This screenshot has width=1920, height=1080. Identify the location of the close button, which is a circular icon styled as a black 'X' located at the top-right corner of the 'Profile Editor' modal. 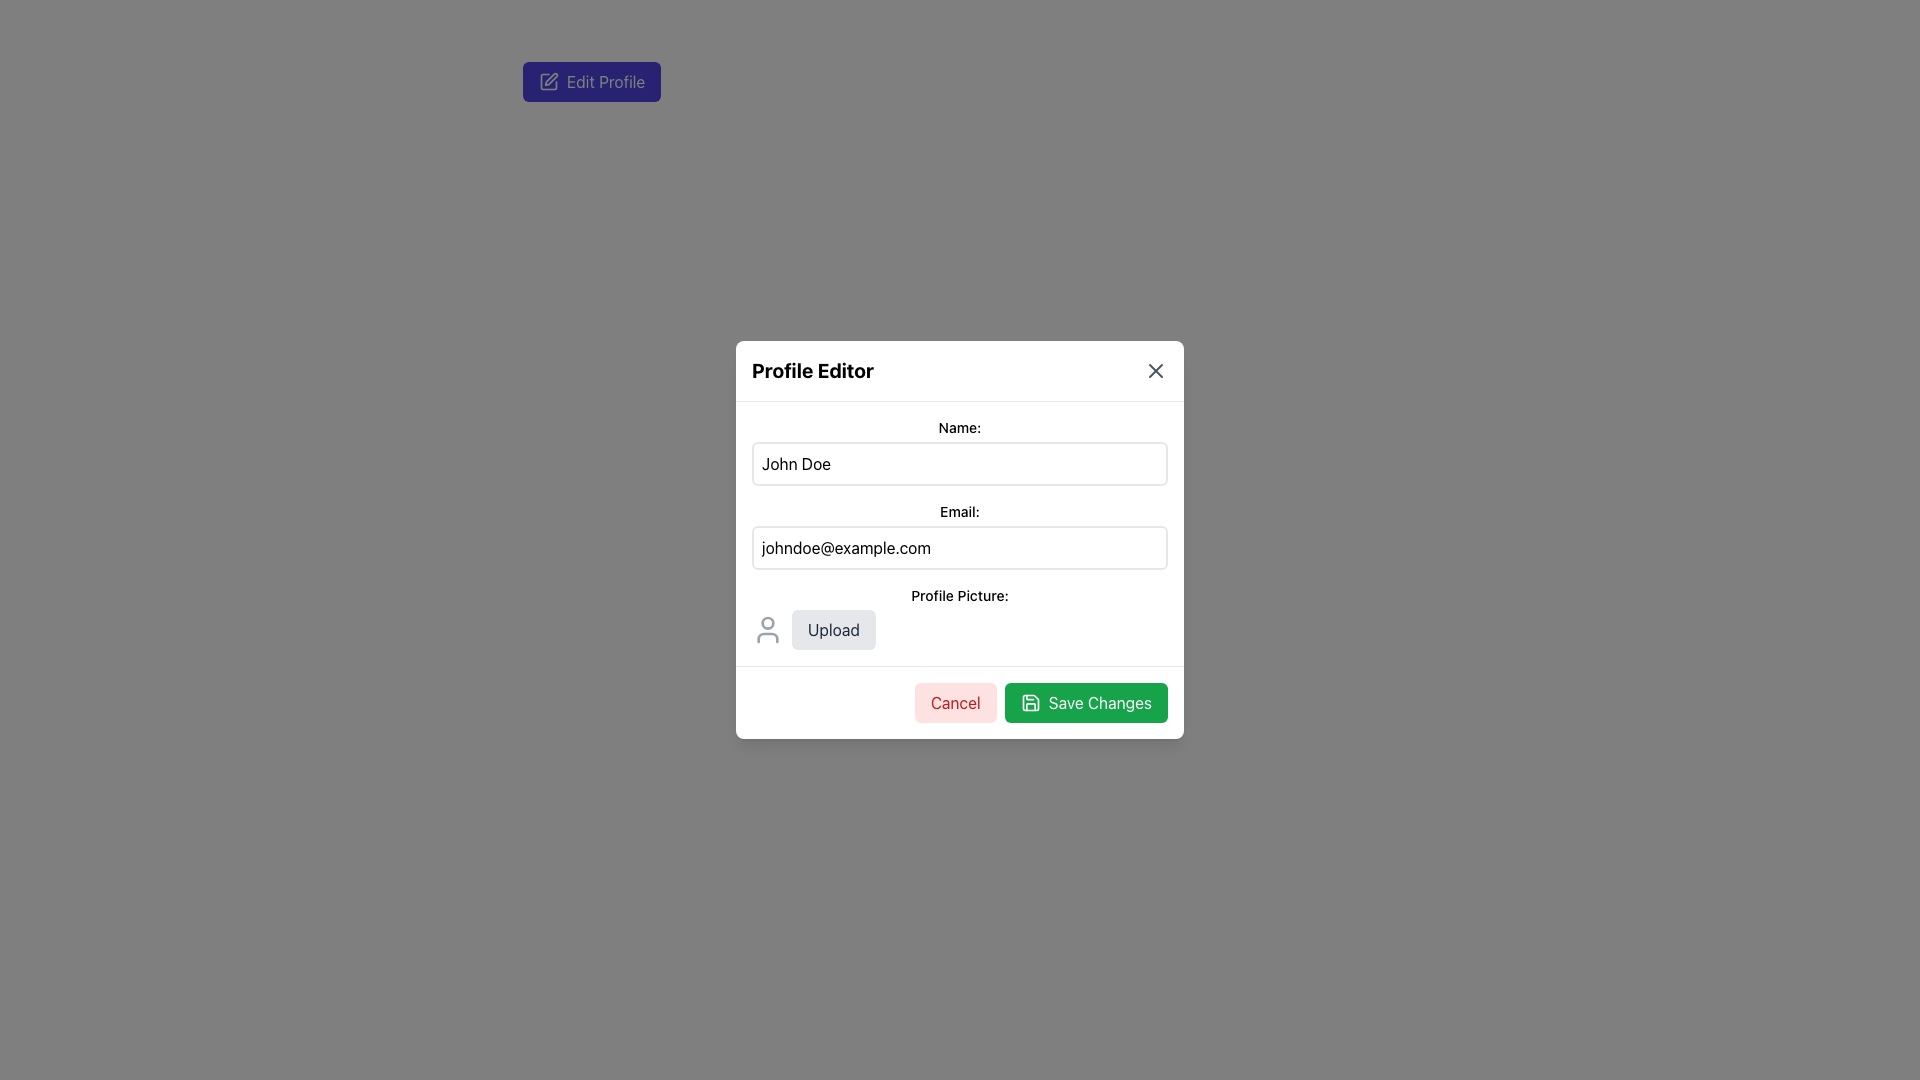
(1156, 370).